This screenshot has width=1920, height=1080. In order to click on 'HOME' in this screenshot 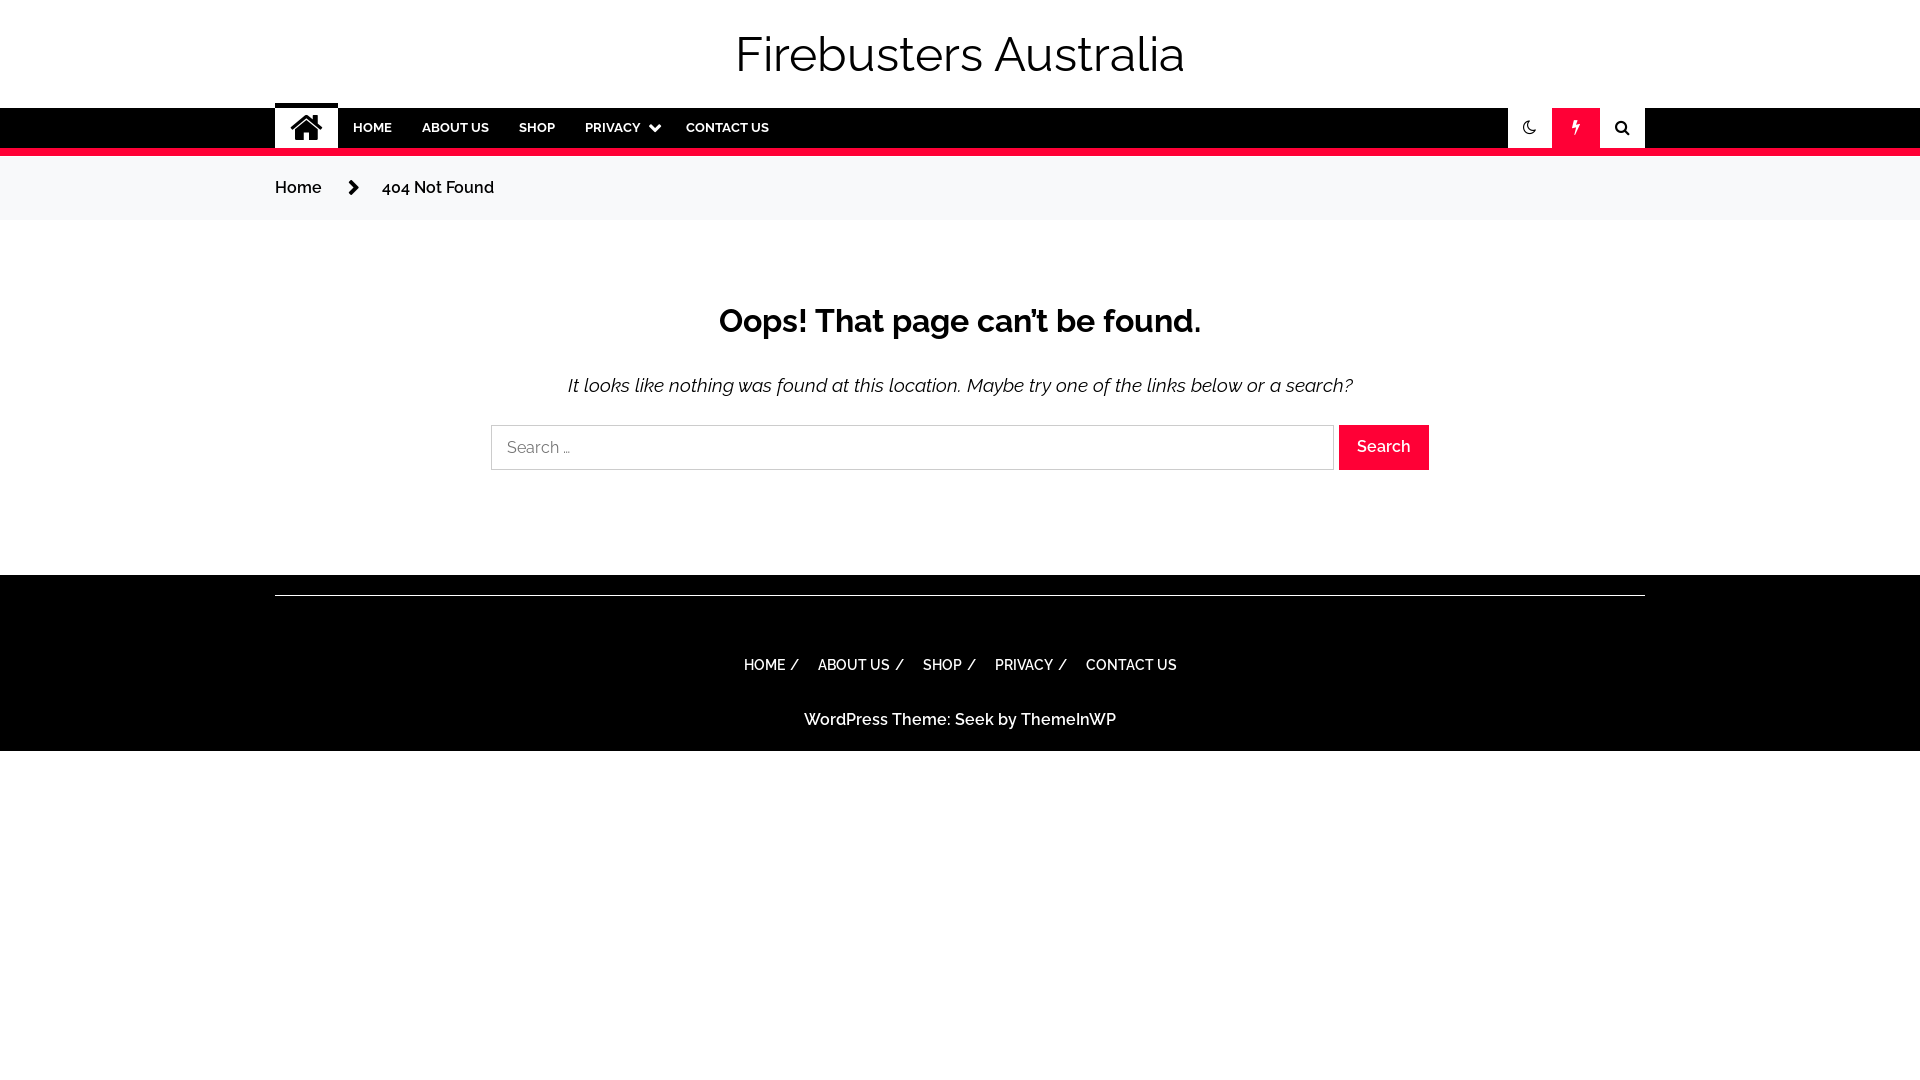, I will do `click(372, 127)`.